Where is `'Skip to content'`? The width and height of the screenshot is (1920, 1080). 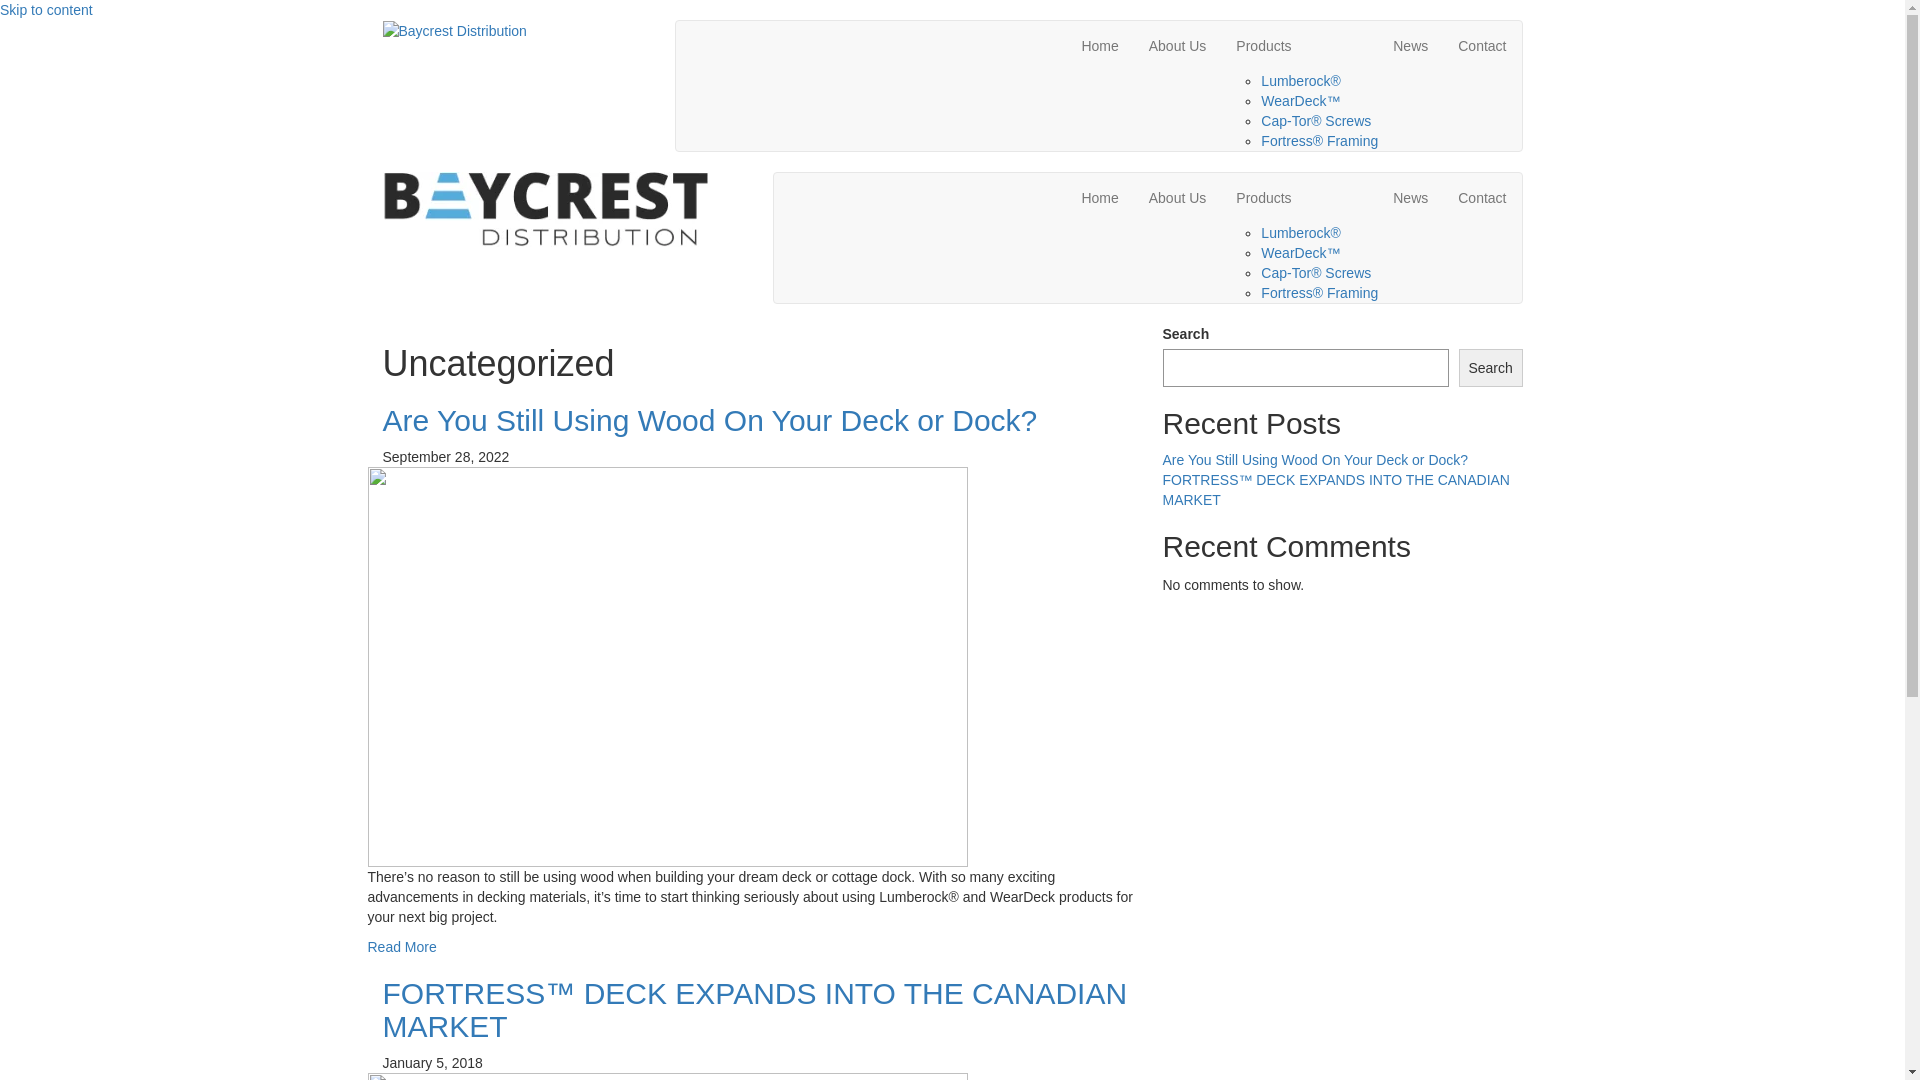 'Skip to content' is located at coordinates (46, 10).